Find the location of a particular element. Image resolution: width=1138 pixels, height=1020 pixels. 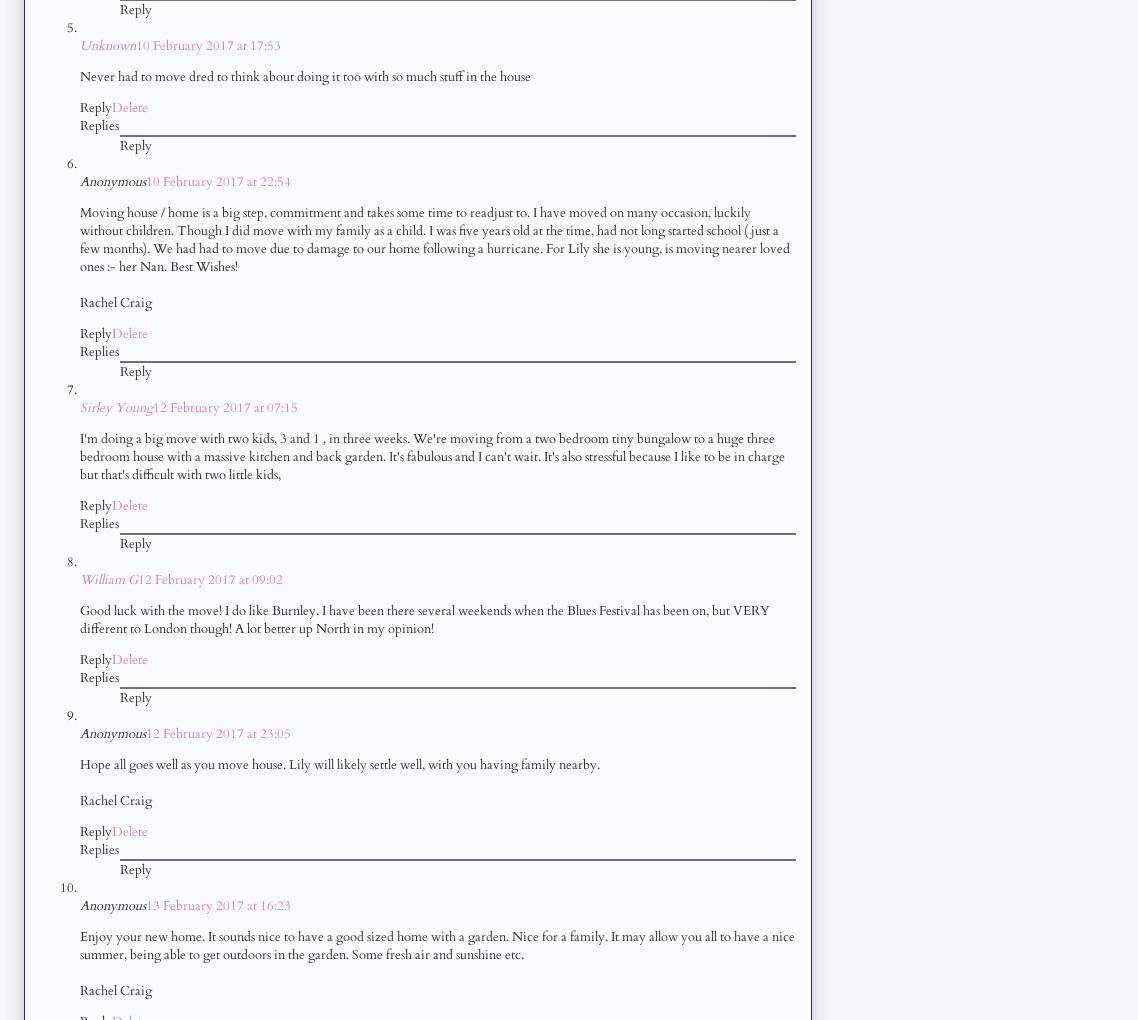

'I'm doing a big move with two kids, 3 and 1 , in three weeks. We're moving from a two bedroom tiny bungalow to a huge three bedroom house with a massive kitchen and back garden. It's  fabulous and I can't wait. It's also stressful because I like to be in charge but that's difficult with two little kids,' is located at coordinates (431, 455).